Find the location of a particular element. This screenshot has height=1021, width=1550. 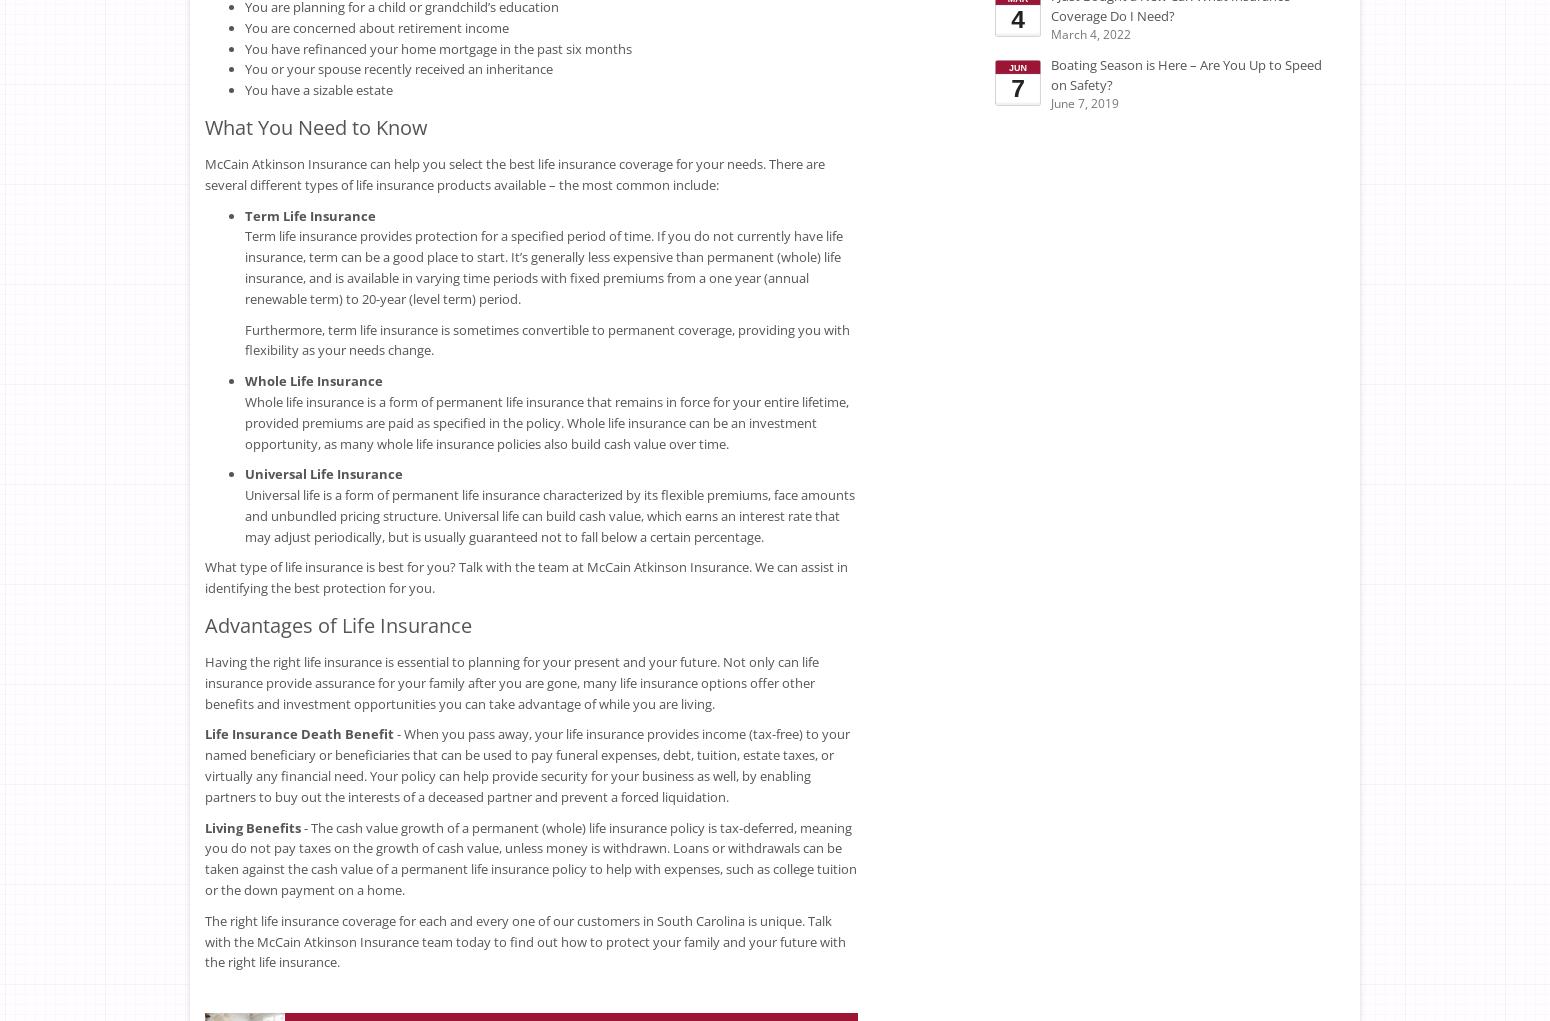

'Whole Life Insurance' is located at coordinates (313, 381).